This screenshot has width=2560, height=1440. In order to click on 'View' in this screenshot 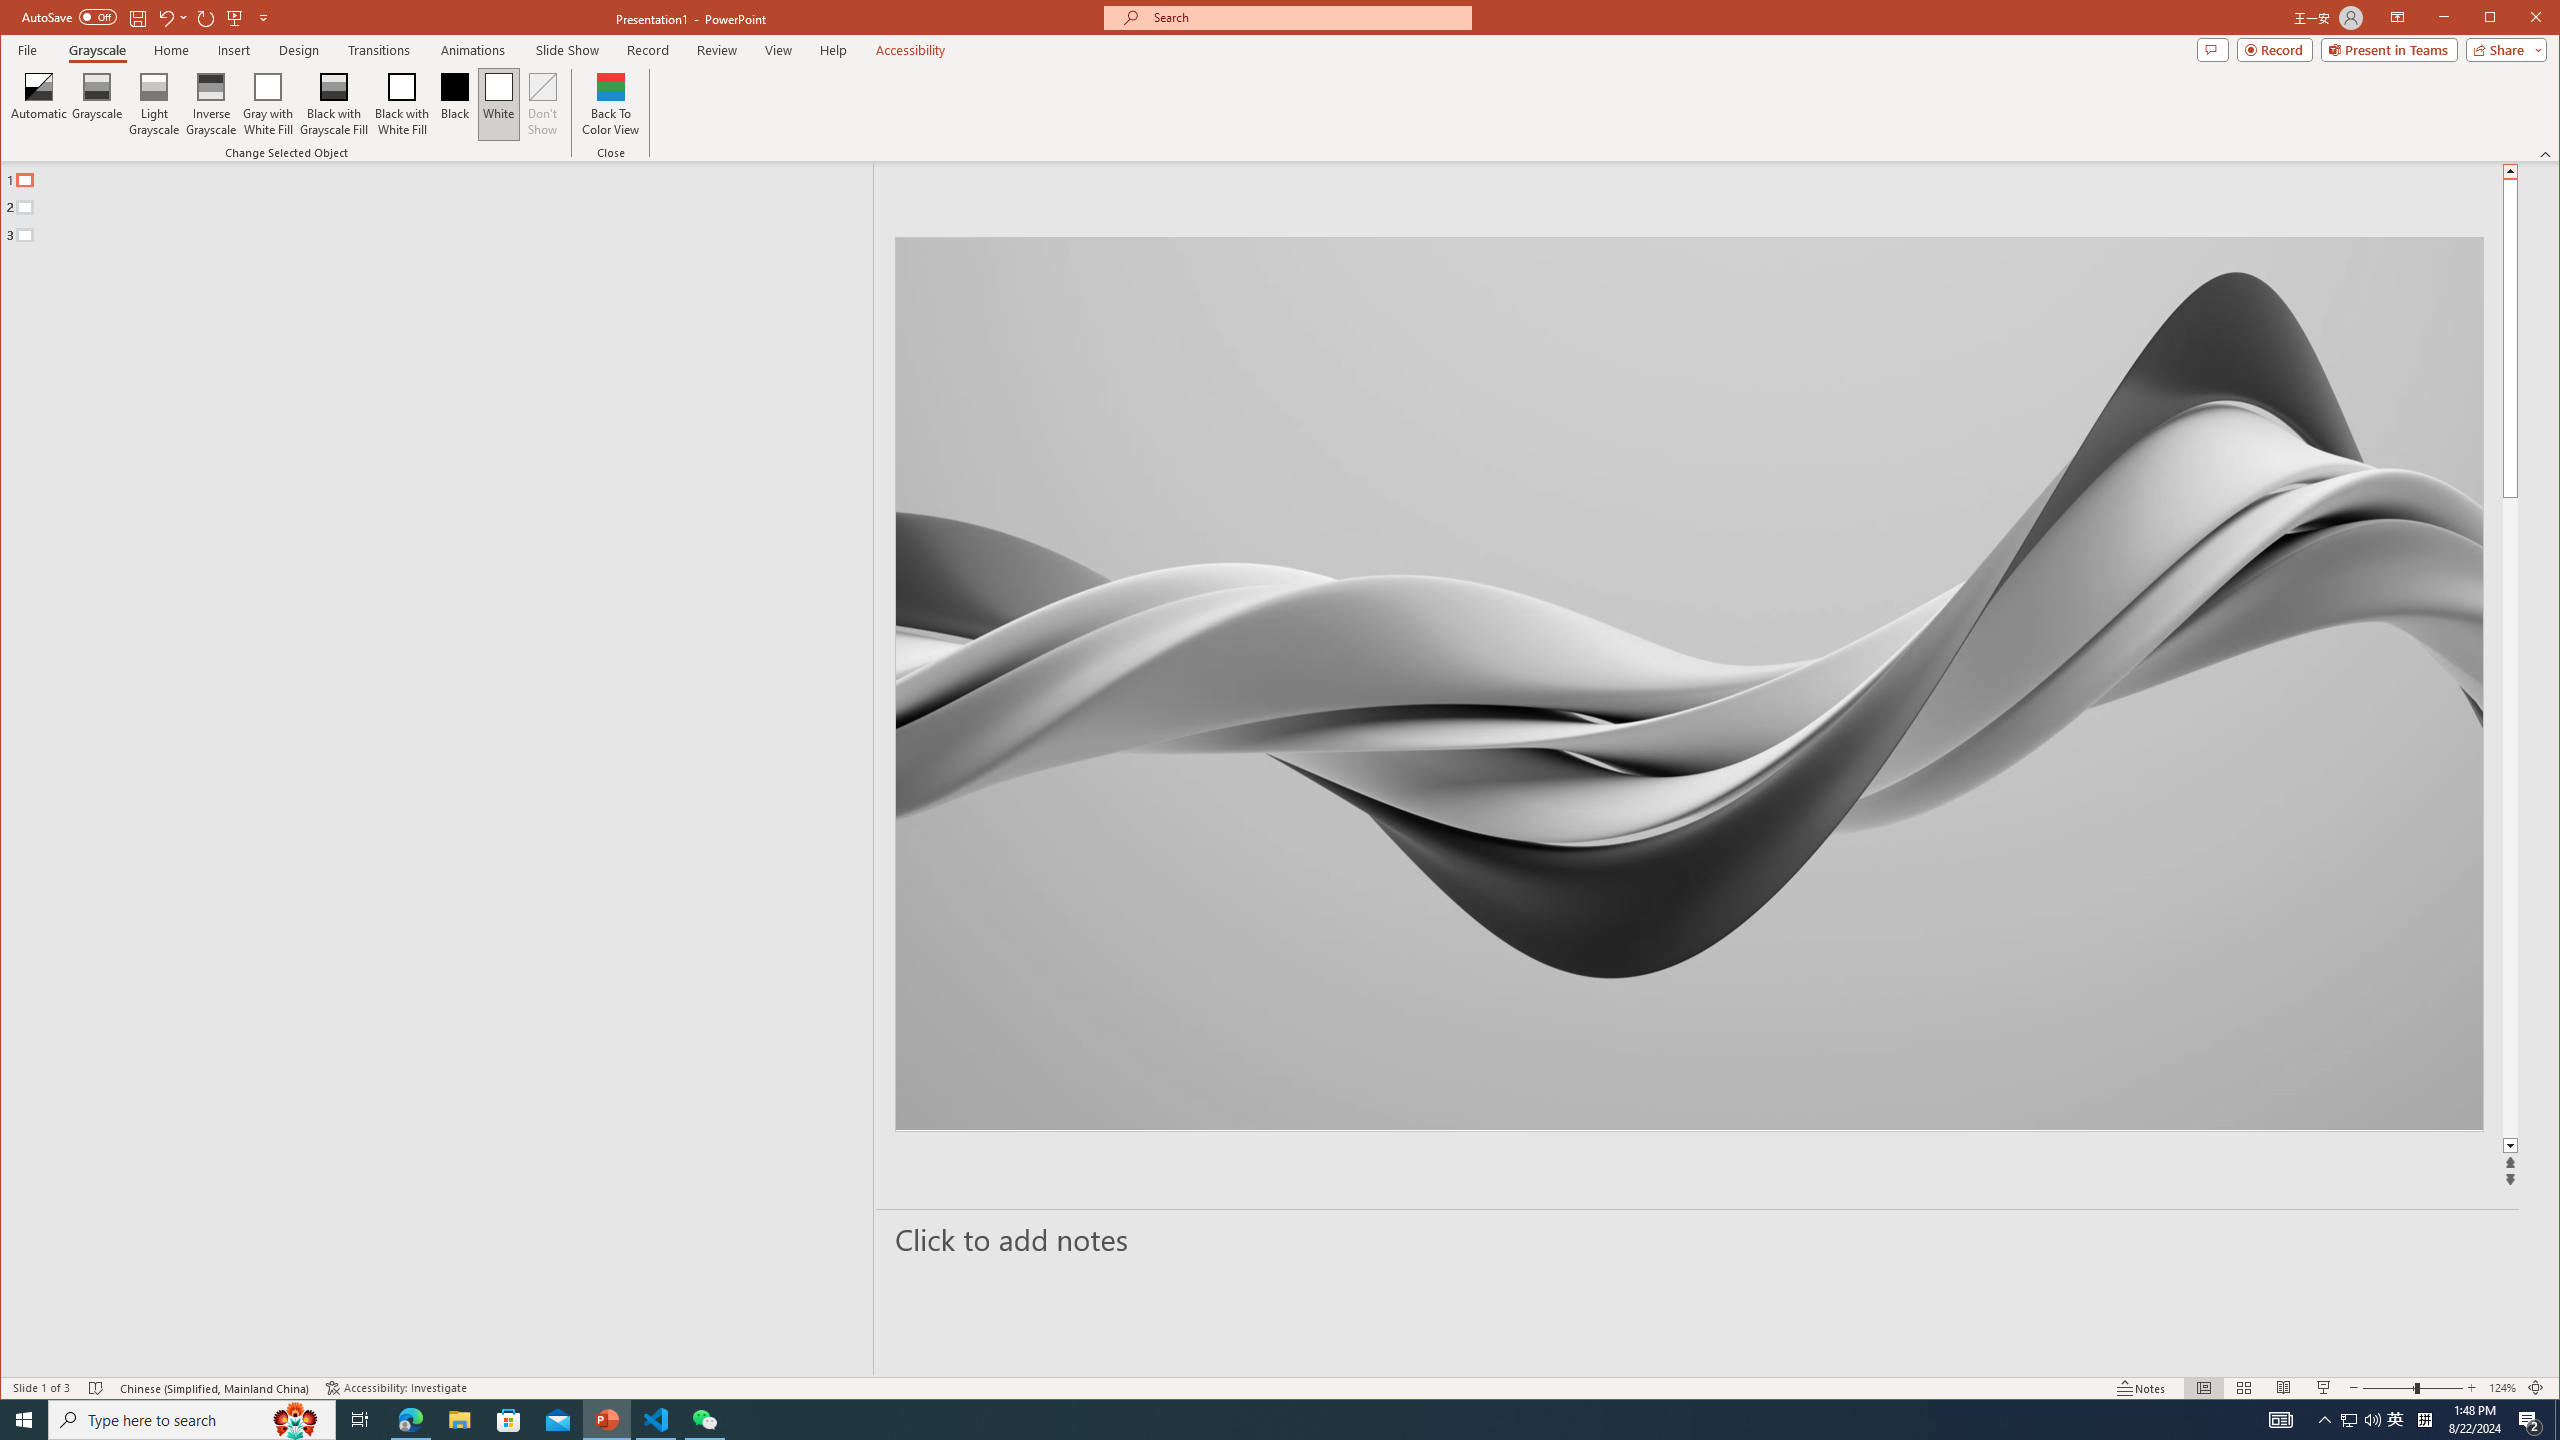, I will do `click(778, 49)`.